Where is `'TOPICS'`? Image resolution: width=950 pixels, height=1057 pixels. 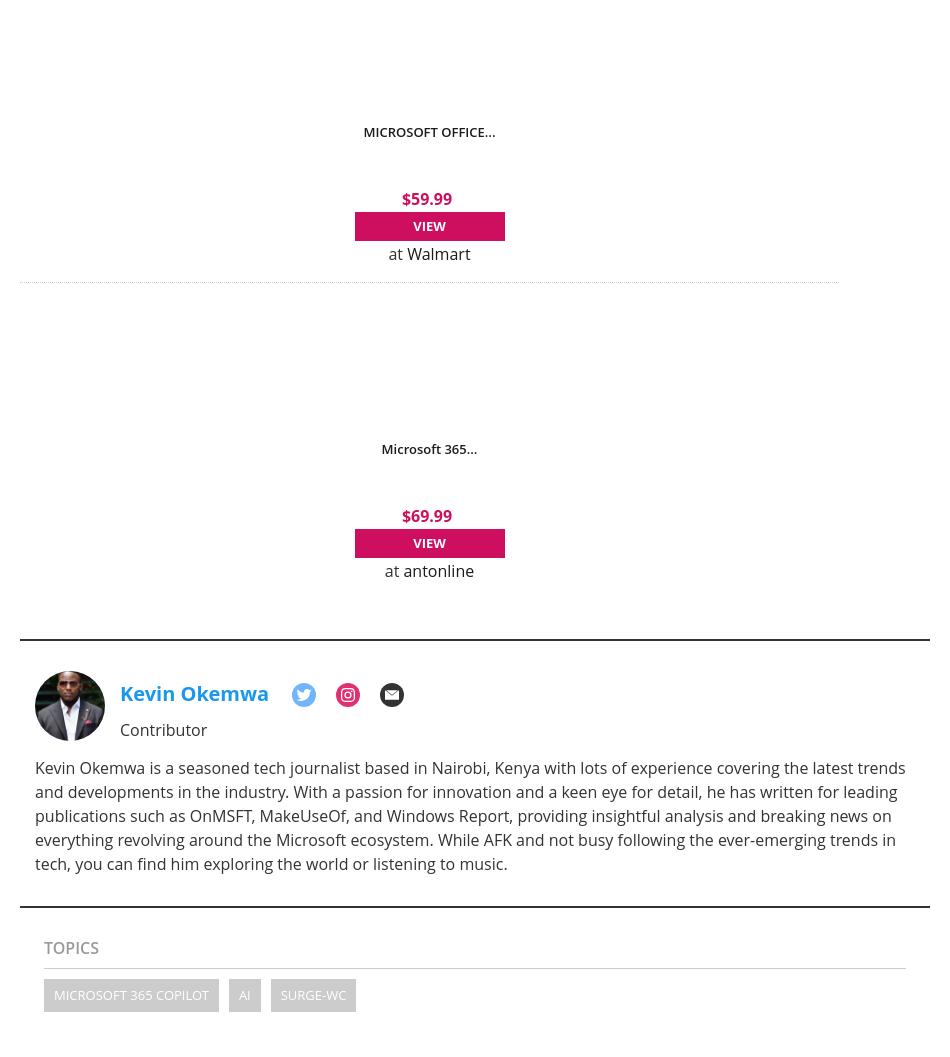
'TOPICS' is located at coordinates (71, 946).